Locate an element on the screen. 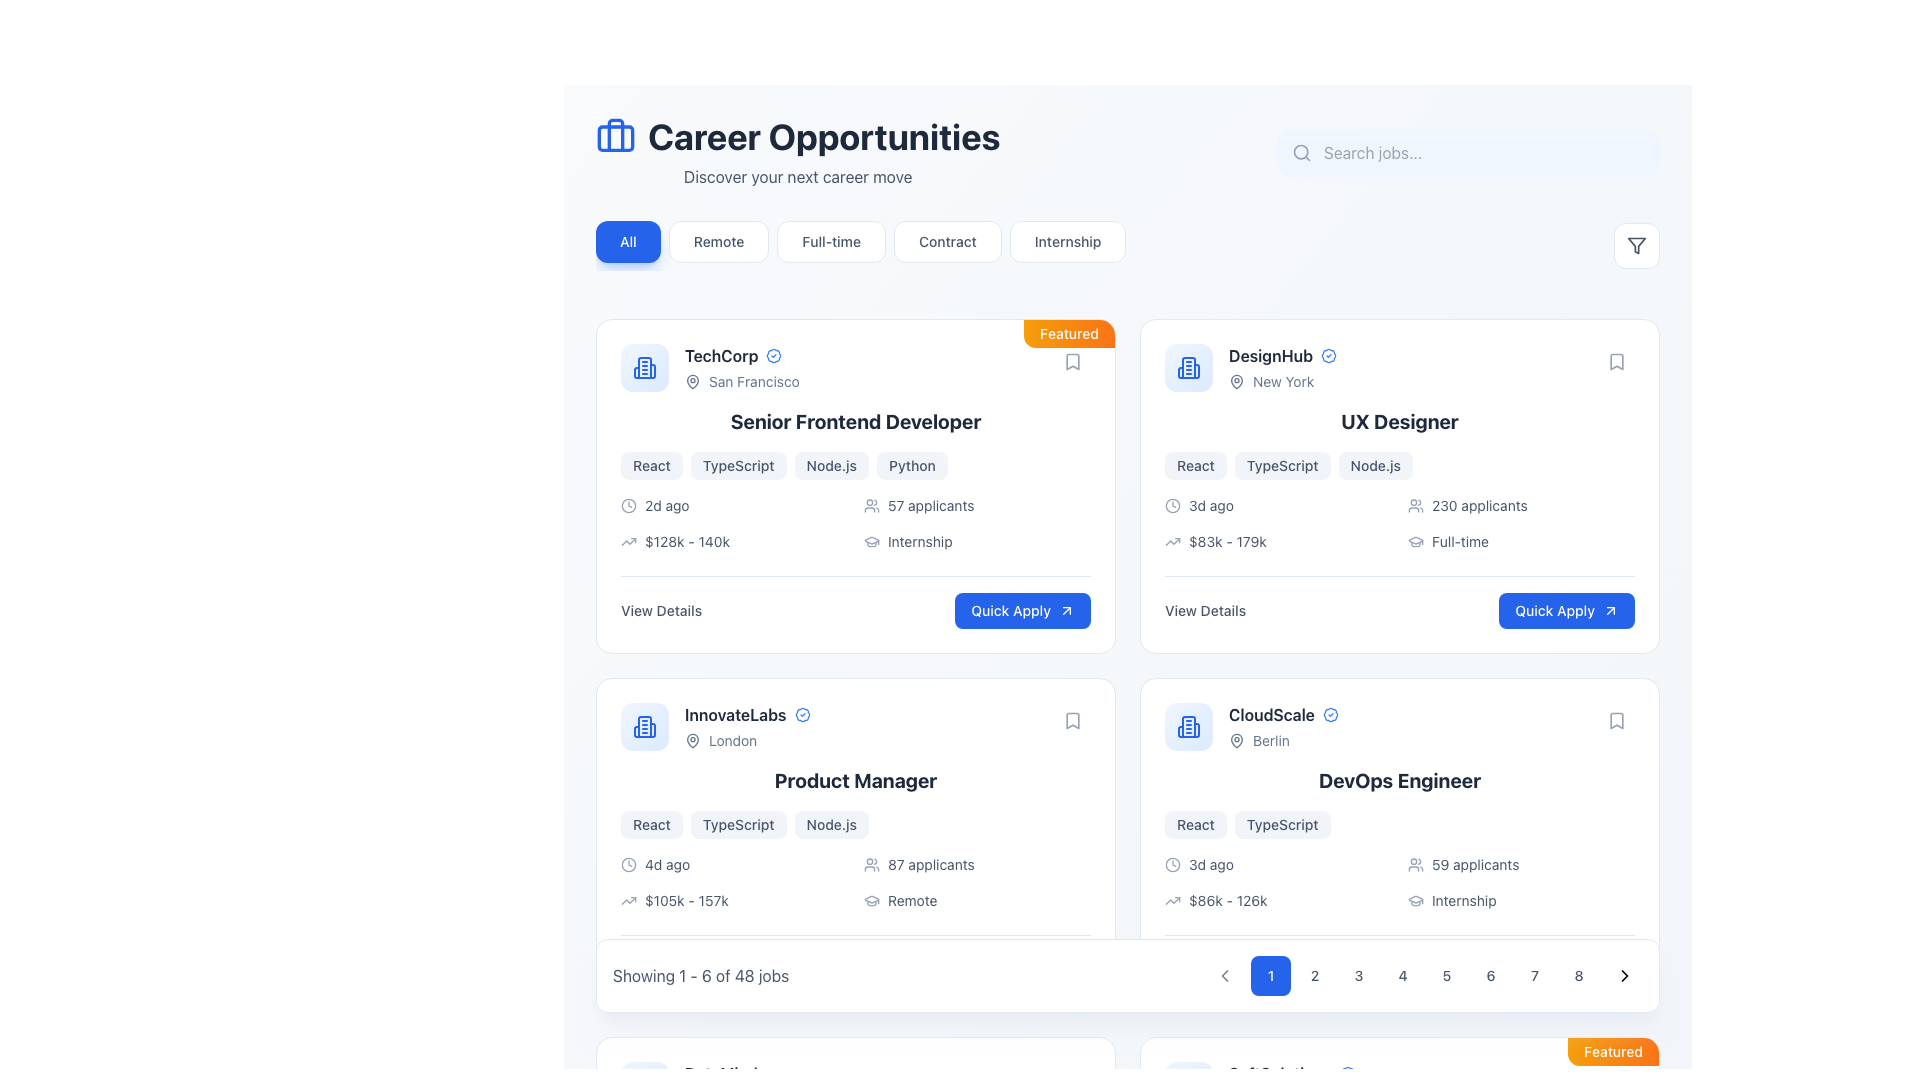  the Bookmark Icon located in the top-right corner of the 'TechCorp' job listing card is located at coordinates (1072, 362).